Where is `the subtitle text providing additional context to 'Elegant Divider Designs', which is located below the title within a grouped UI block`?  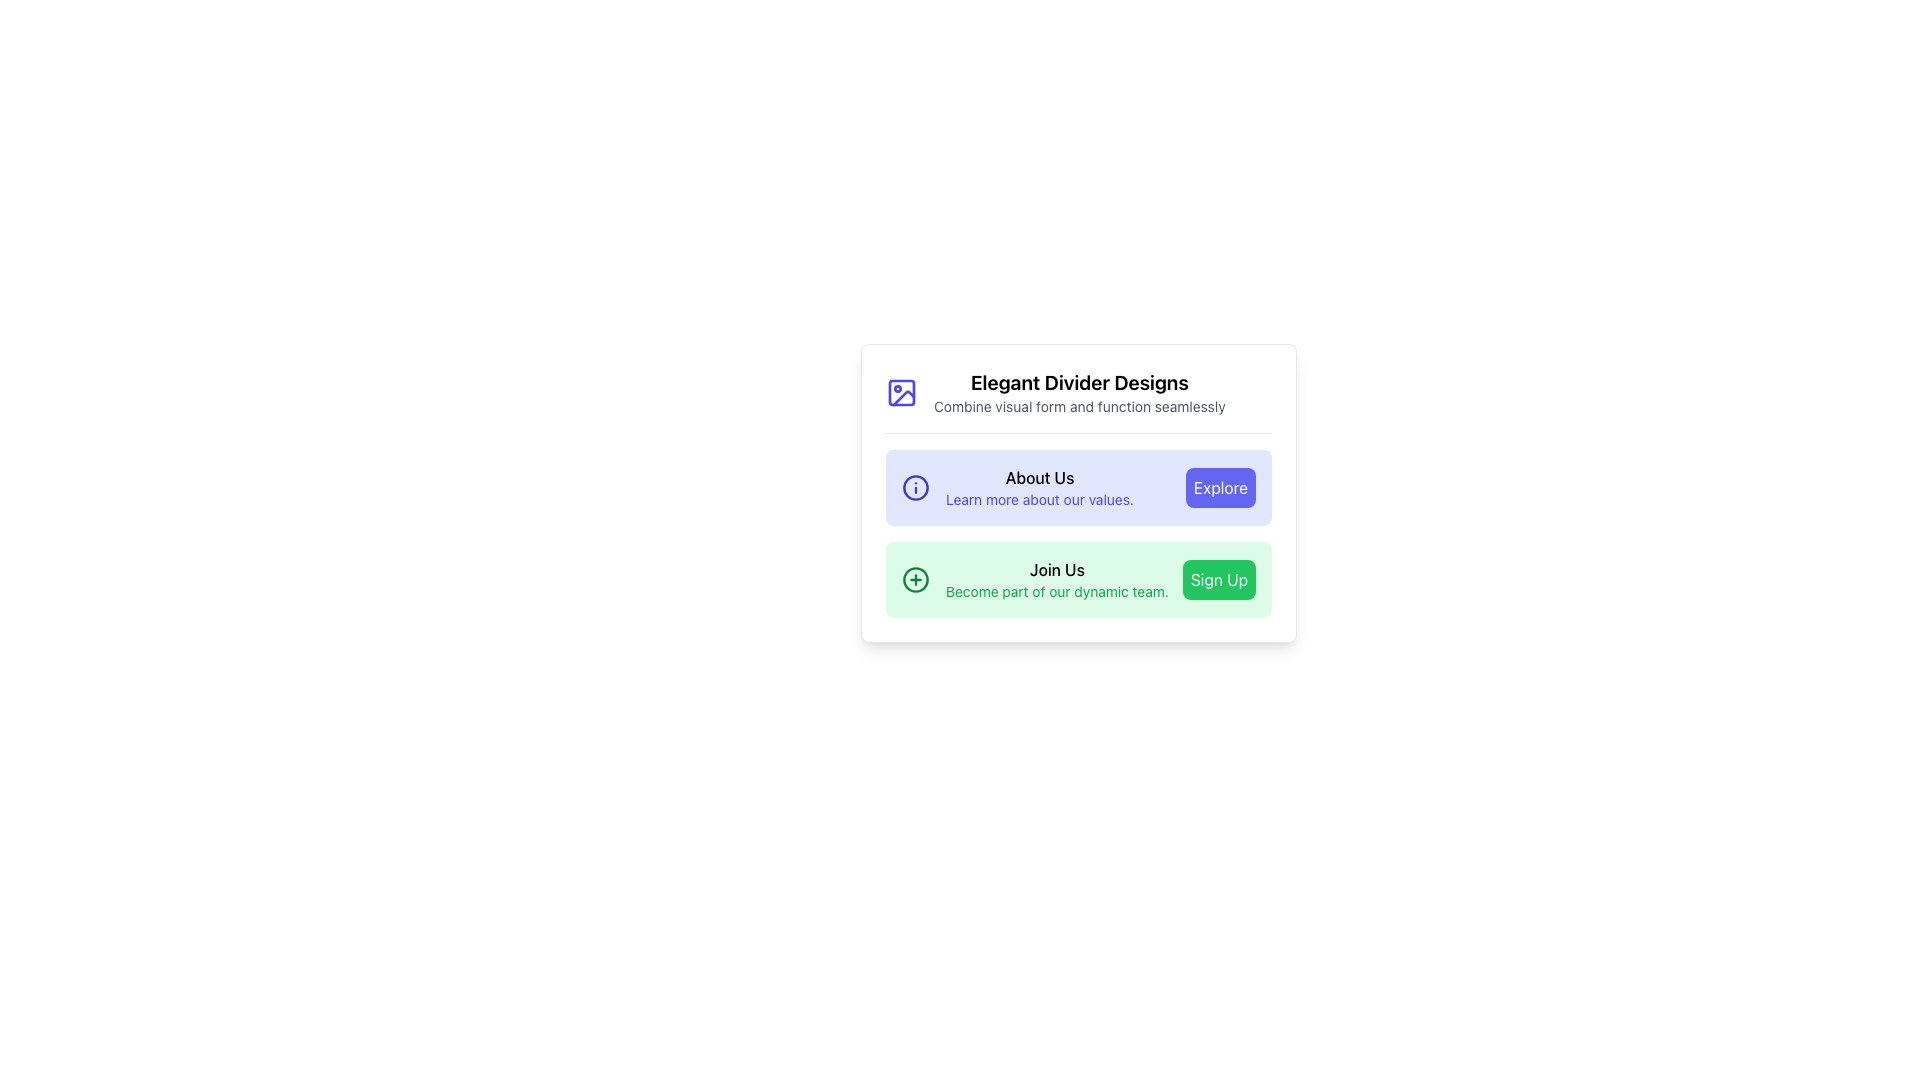 the subtitle text providing additional context to 'Elegant Divider Designs', which is located below the title within a grouped UI block is located at coordinates (1078, 406).